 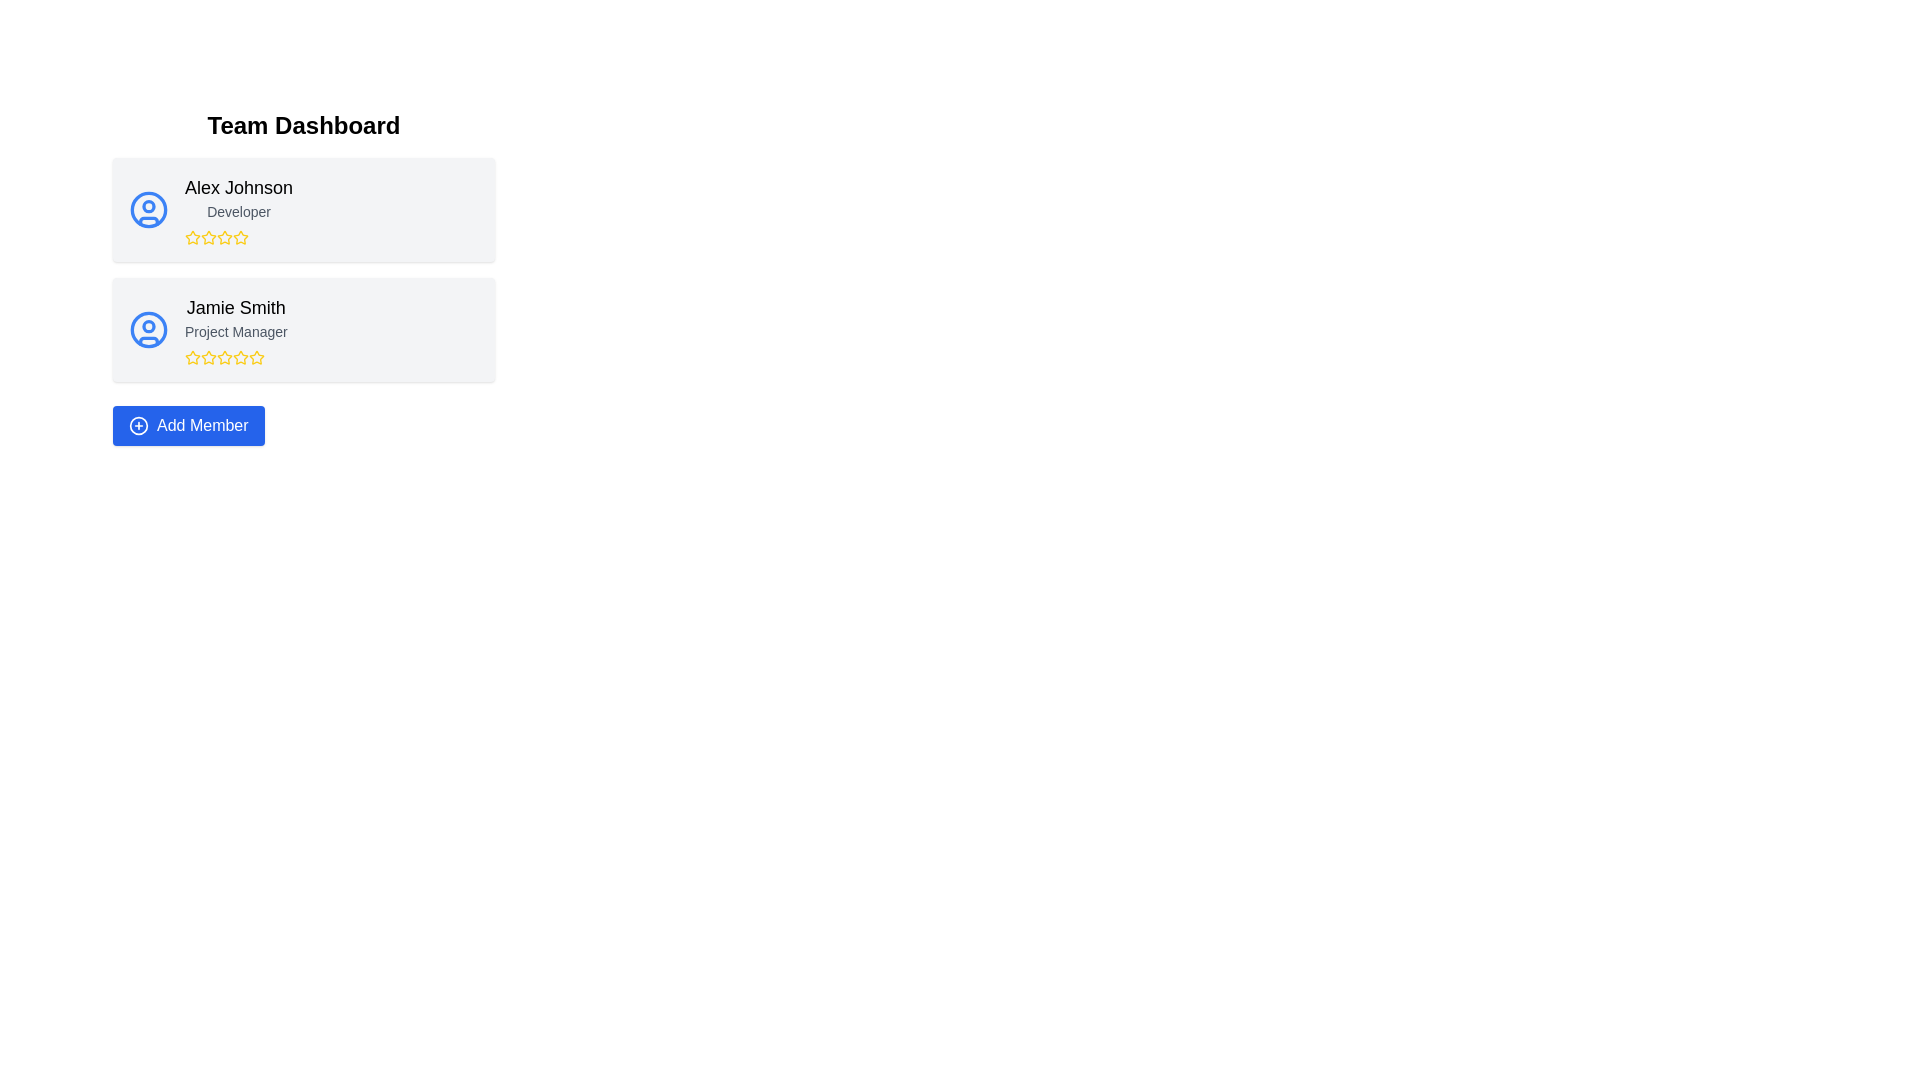 What do you see at coordinates (240, 356) in the screenshot?
I see `the third star icon for rating located beneath Jamie Smith's profile details to rate` at bounding box center [240, 356].